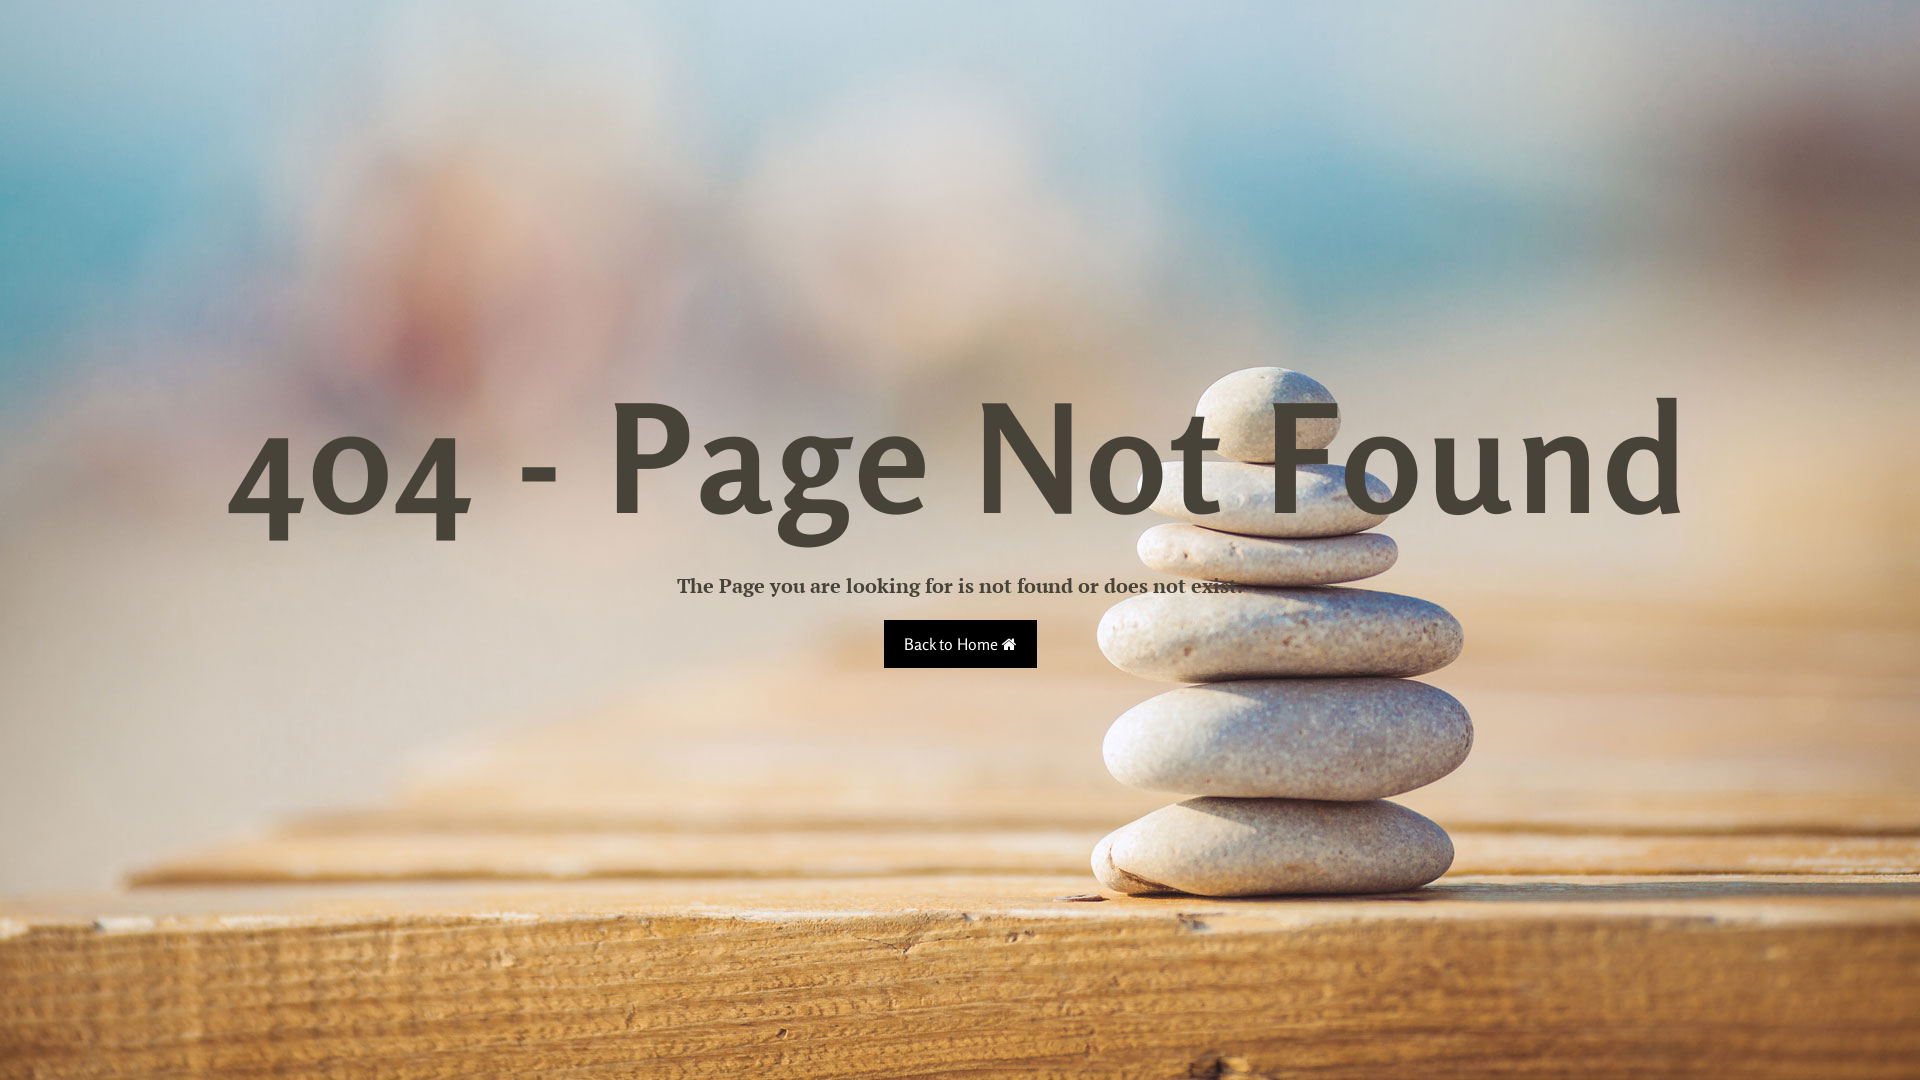 This screenshot has width=1920, height=1080. What do you see at coordinates (882, 644) in the screenshot?
I see `'Back to Home'` at bounding box center [882, 644].